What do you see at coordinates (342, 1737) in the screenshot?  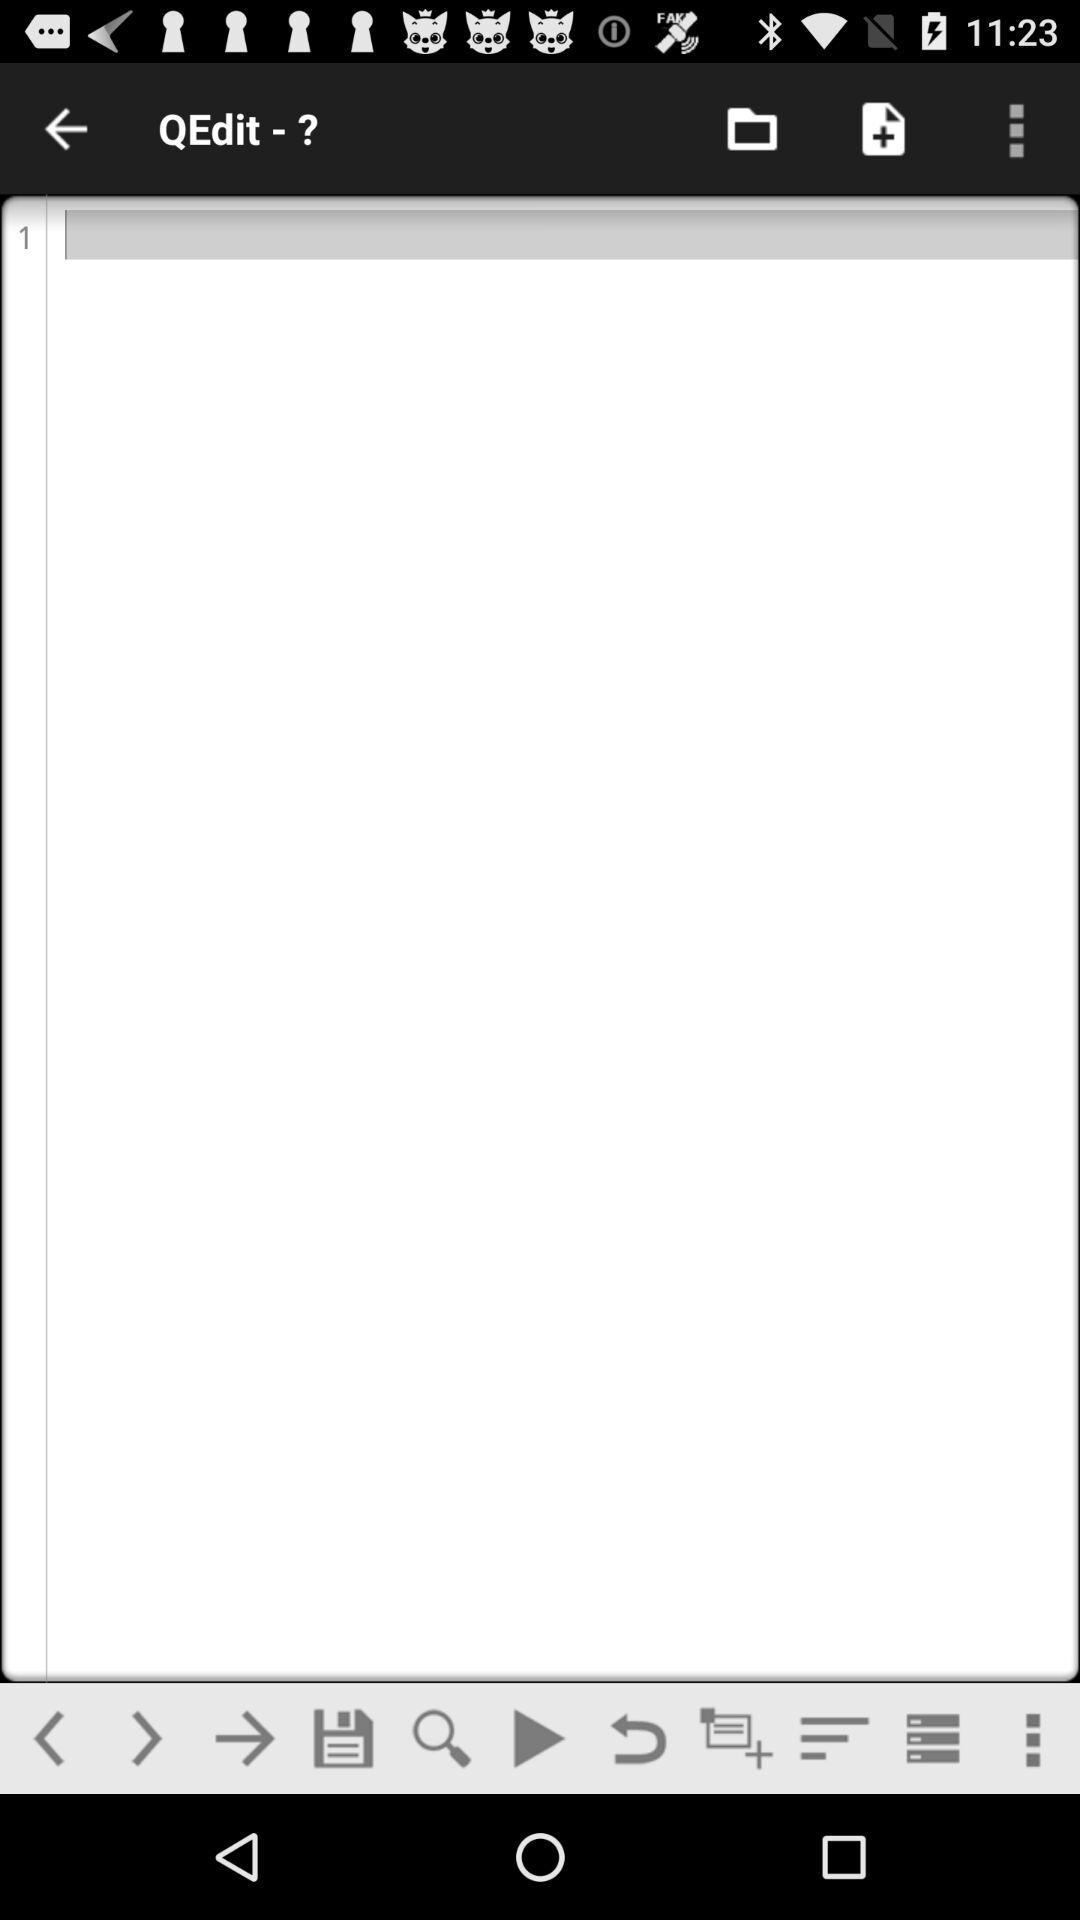 I see `save` at bounding box center [342, 1737].